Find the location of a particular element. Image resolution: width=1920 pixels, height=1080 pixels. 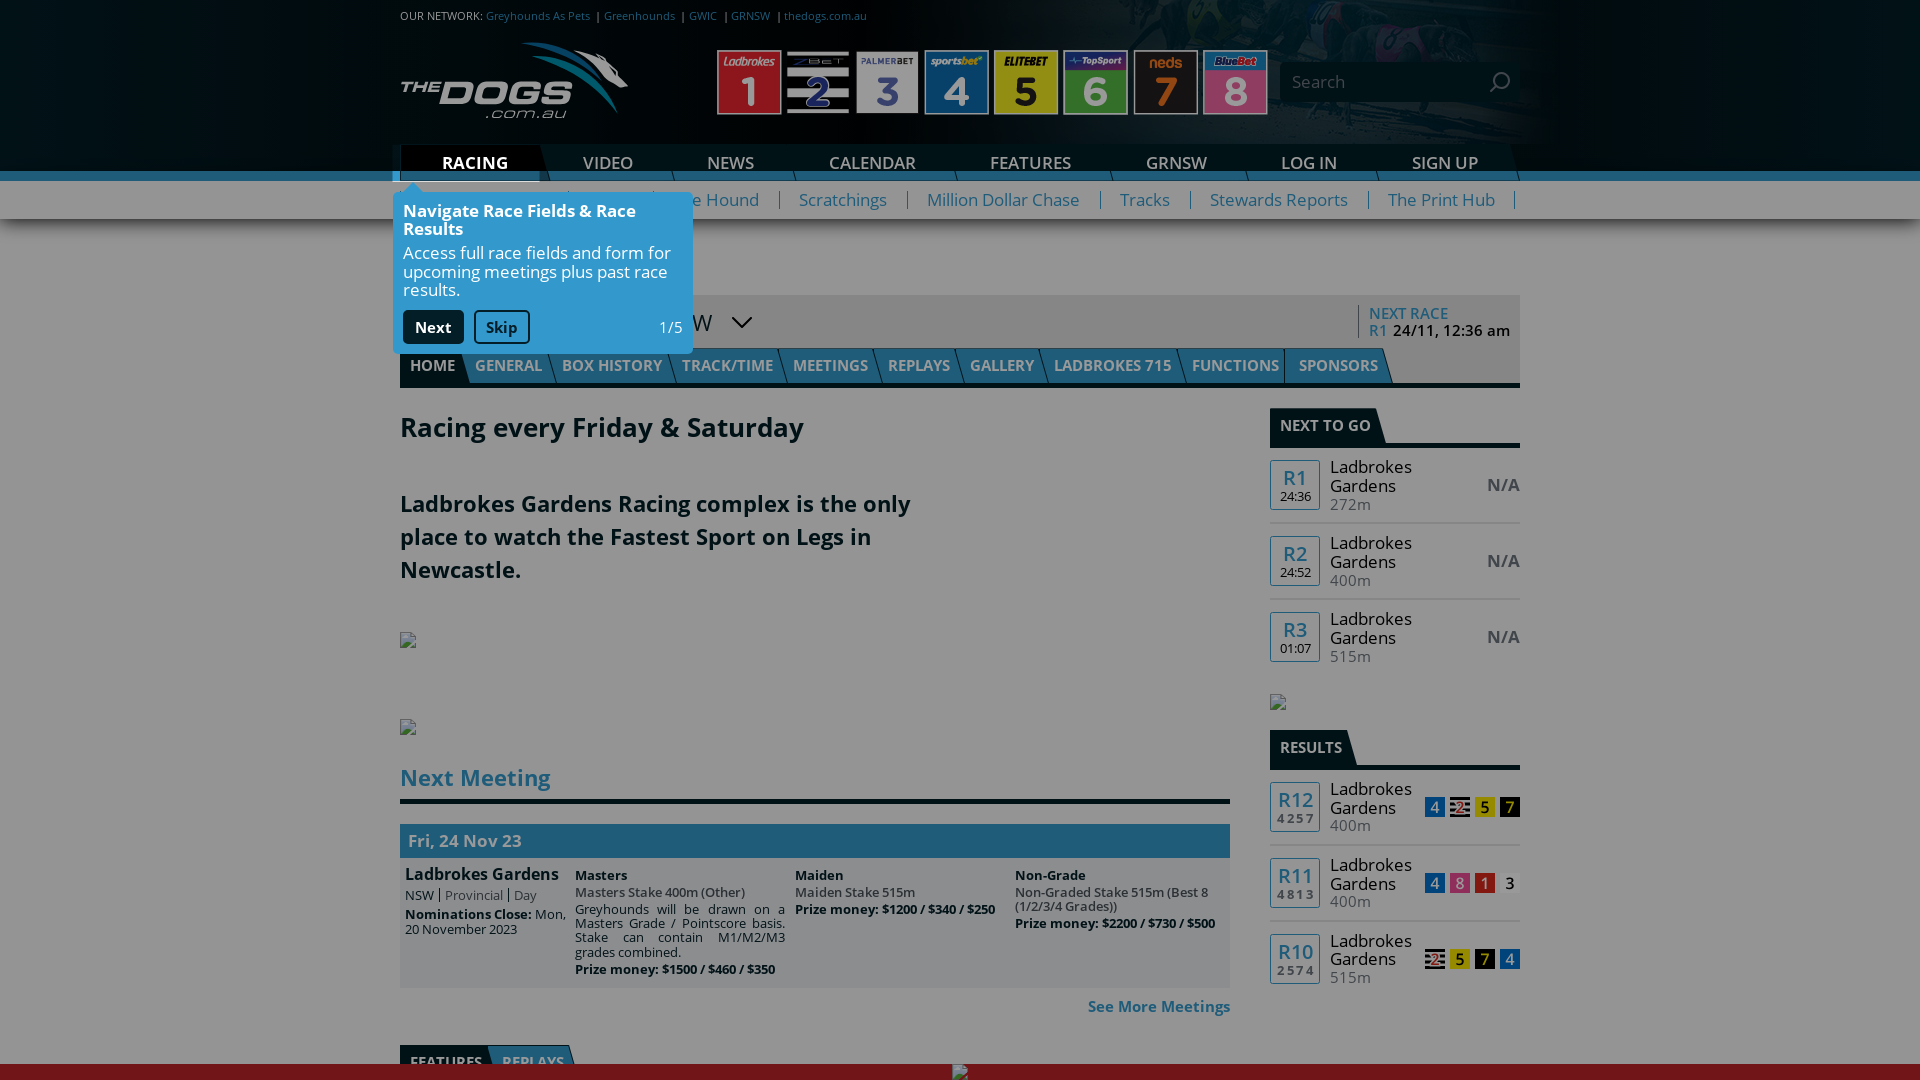

'R10 is located at coordinates (1394, 958).